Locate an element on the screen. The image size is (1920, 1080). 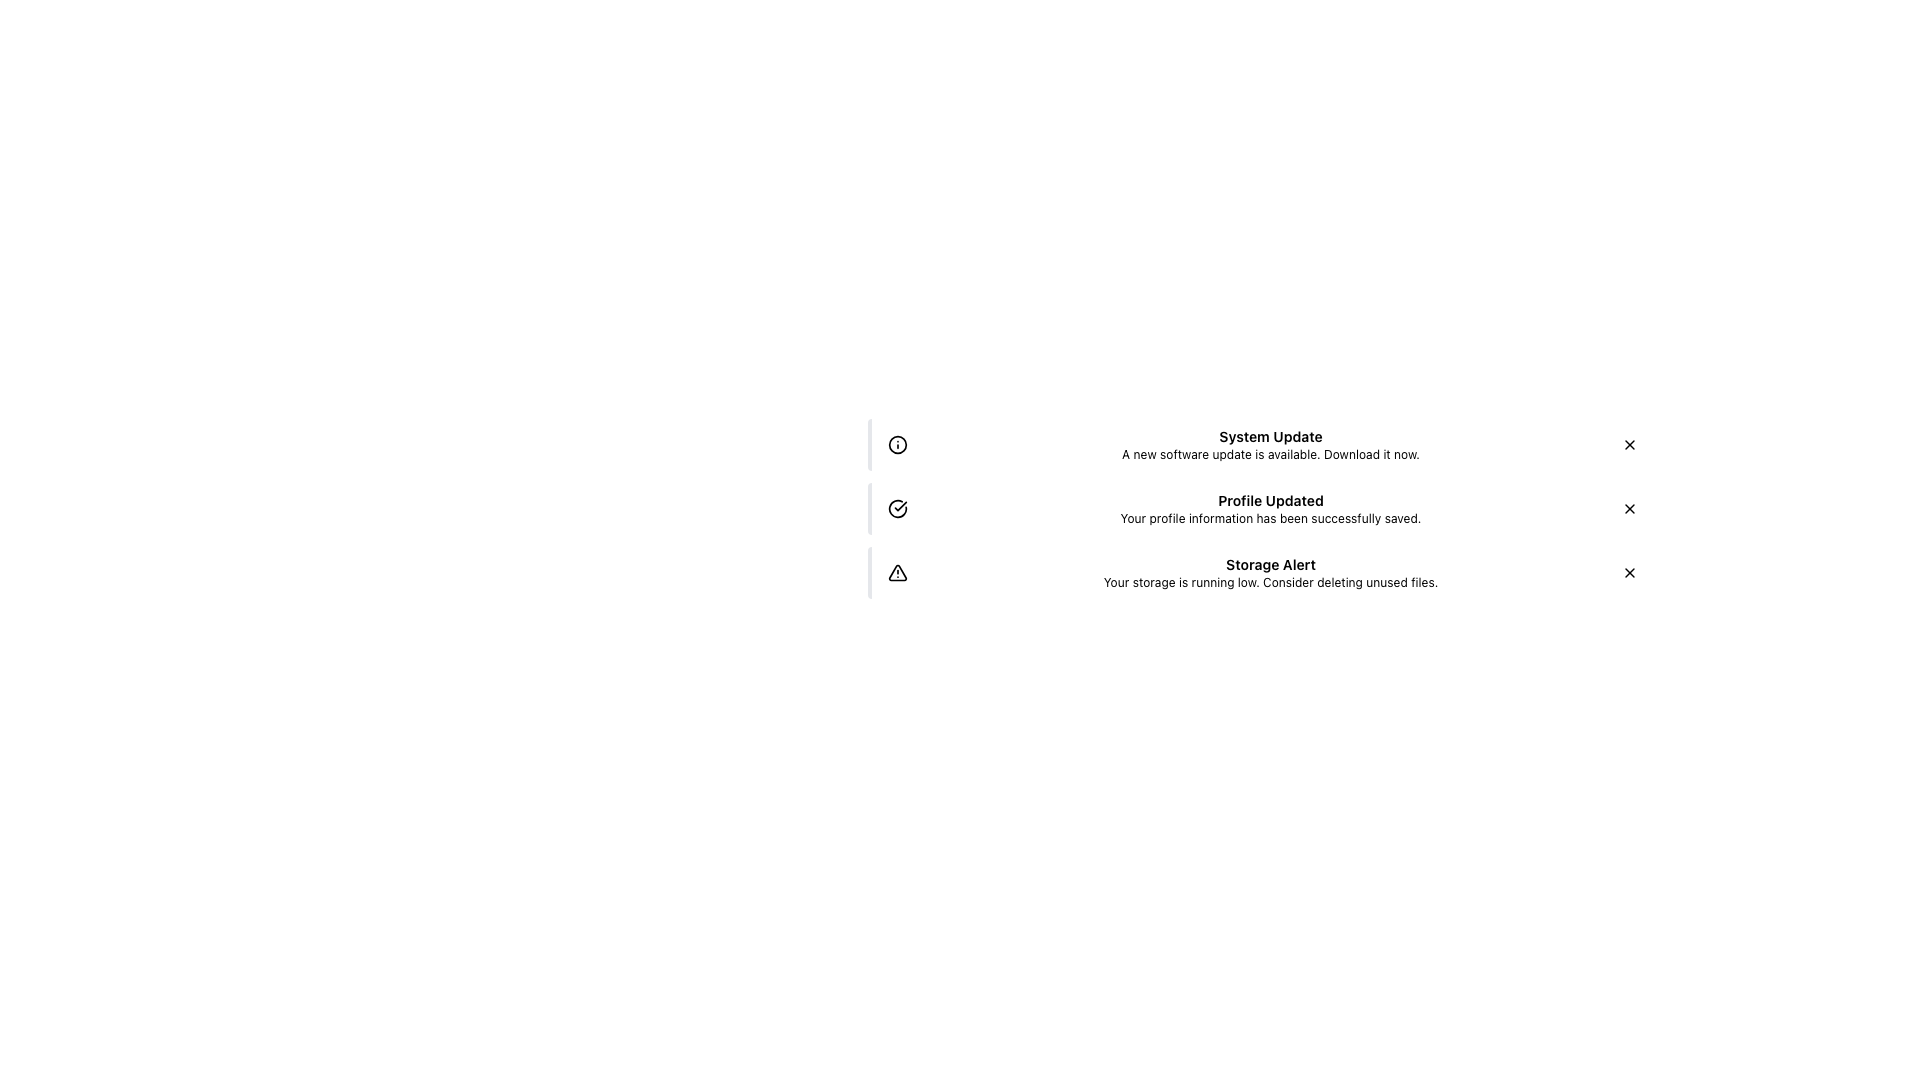
the confirmation message that indicates the user's profile information has been saved successfully, located below the 'Profile Updated' text is located at coordinates (1270, 518).